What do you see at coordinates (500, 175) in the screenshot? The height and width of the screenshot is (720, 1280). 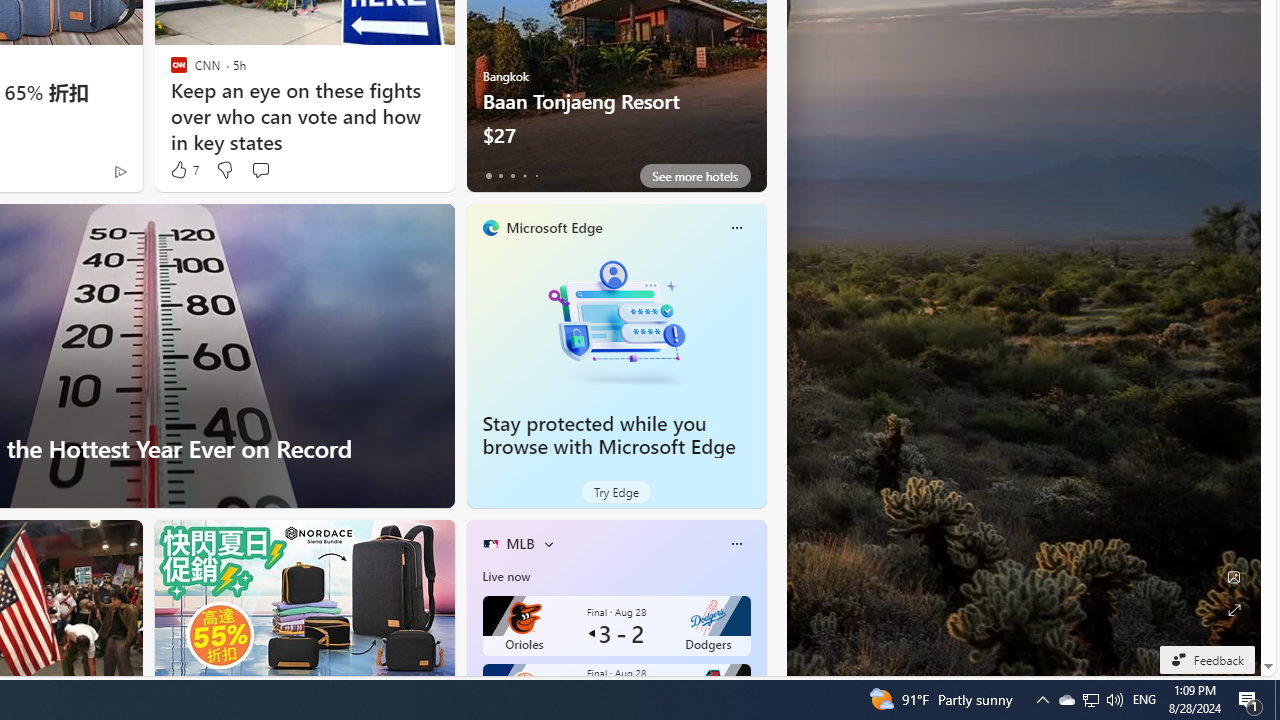 I see `'tab-1'` at bounding box center [500, 175].